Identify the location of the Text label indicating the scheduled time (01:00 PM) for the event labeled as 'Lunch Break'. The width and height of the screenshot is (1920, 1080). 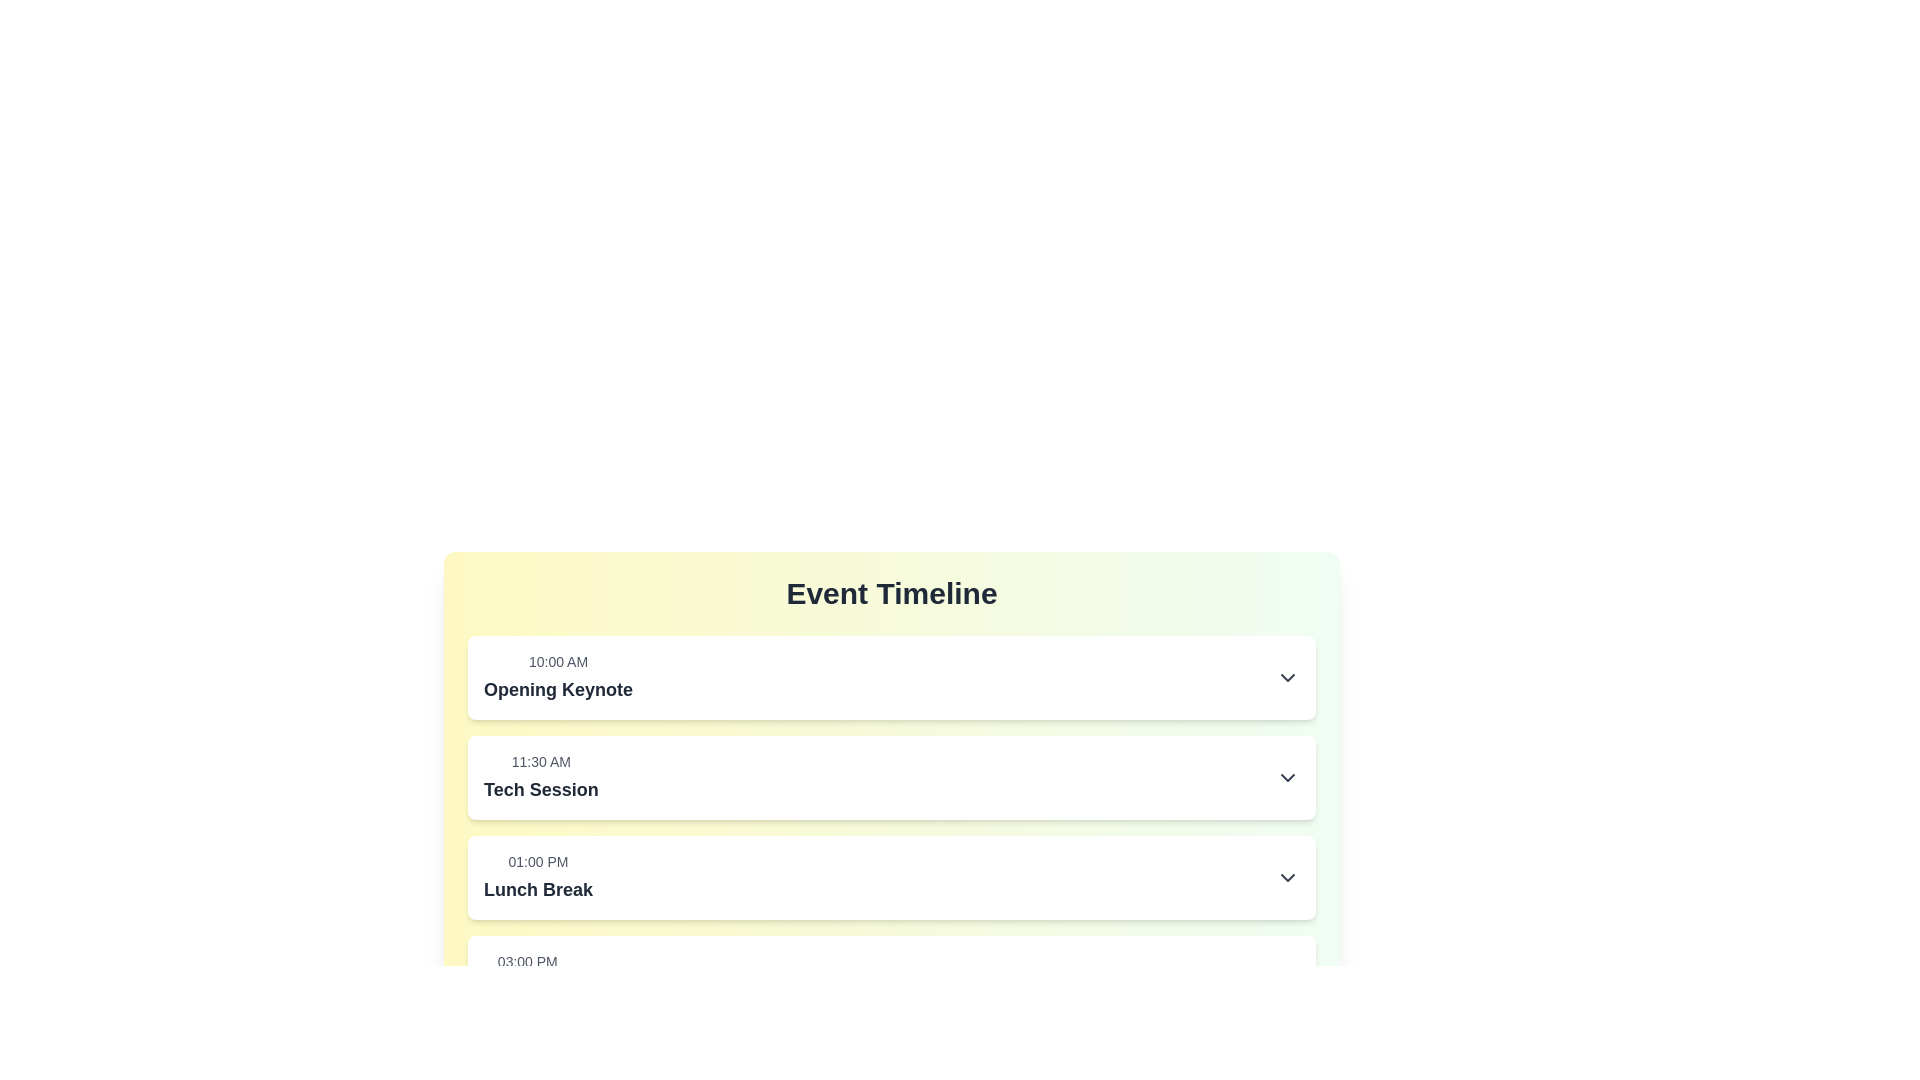
(538, 860).